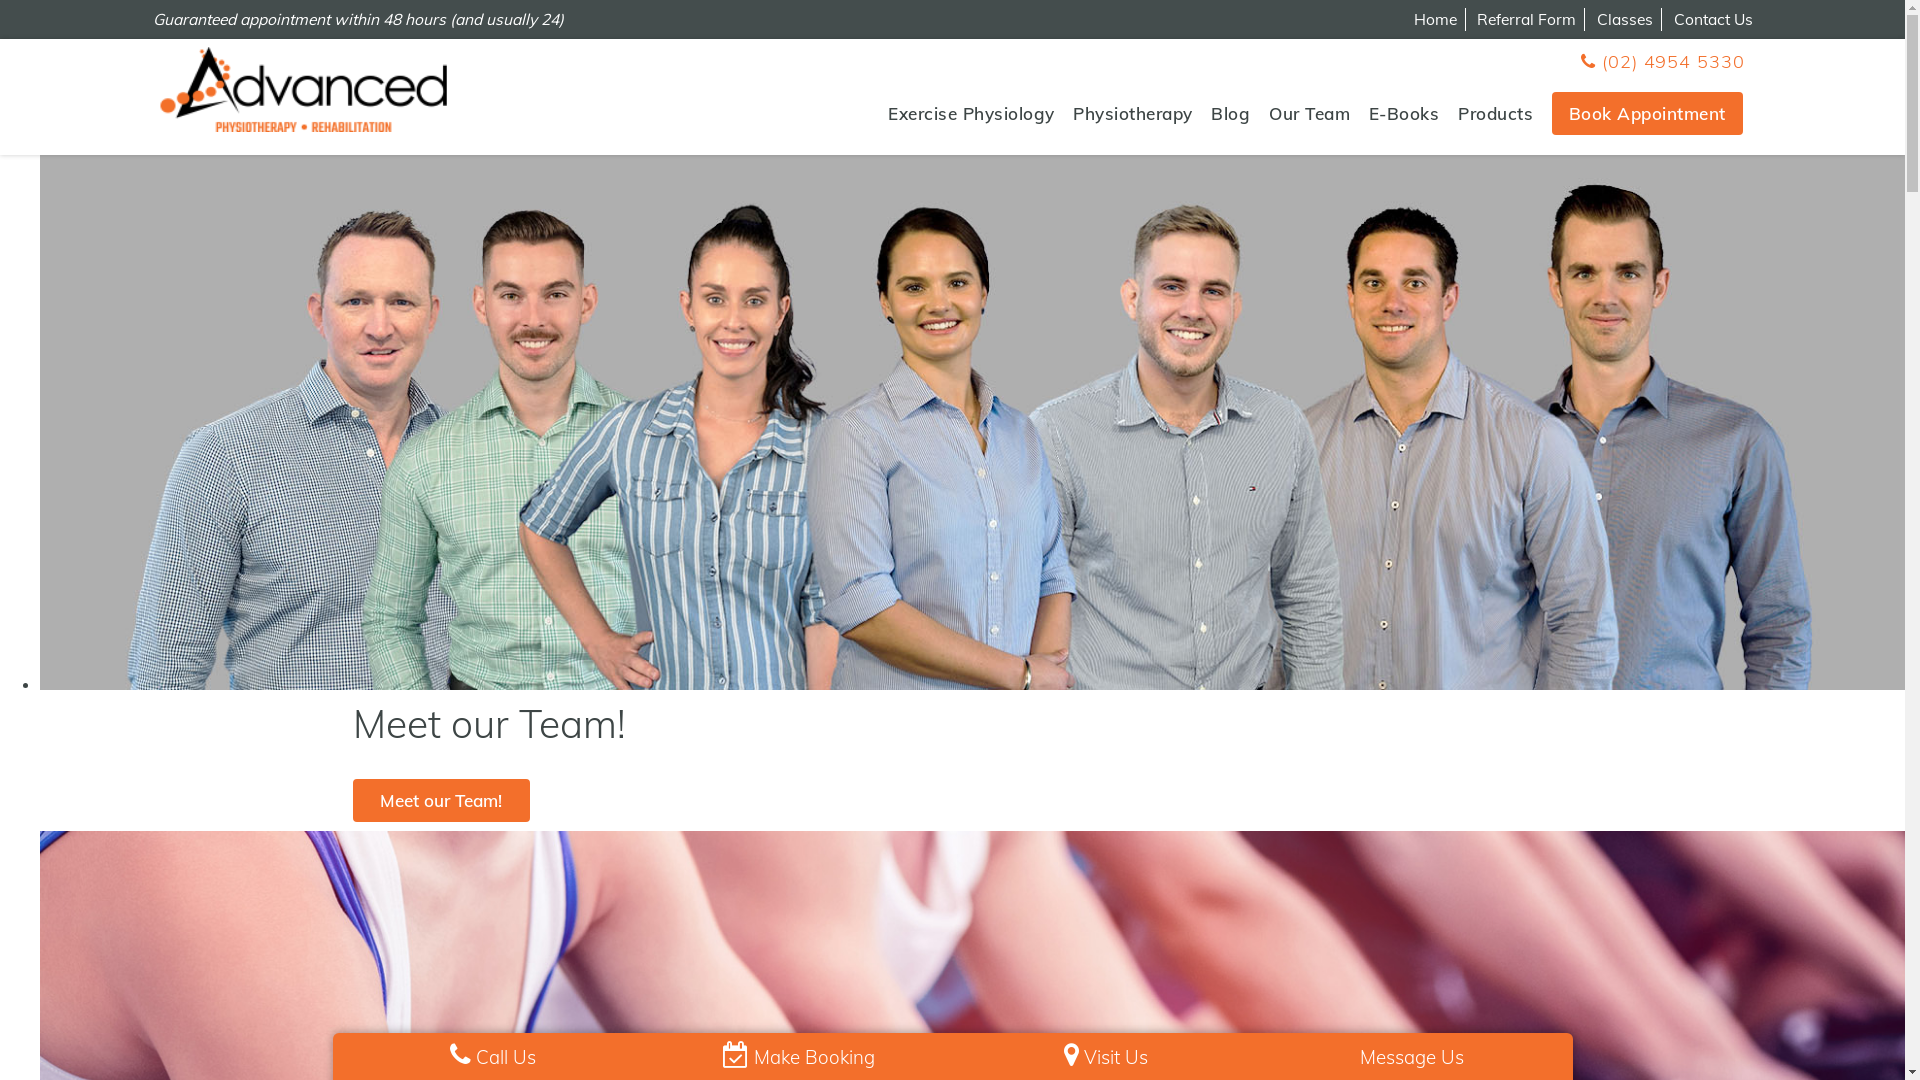 This screenshot has height=1080, width=1920. Describe the element at coordinates (1647, 113) in the screenshot. I see `'Book Appointment'` at that location.